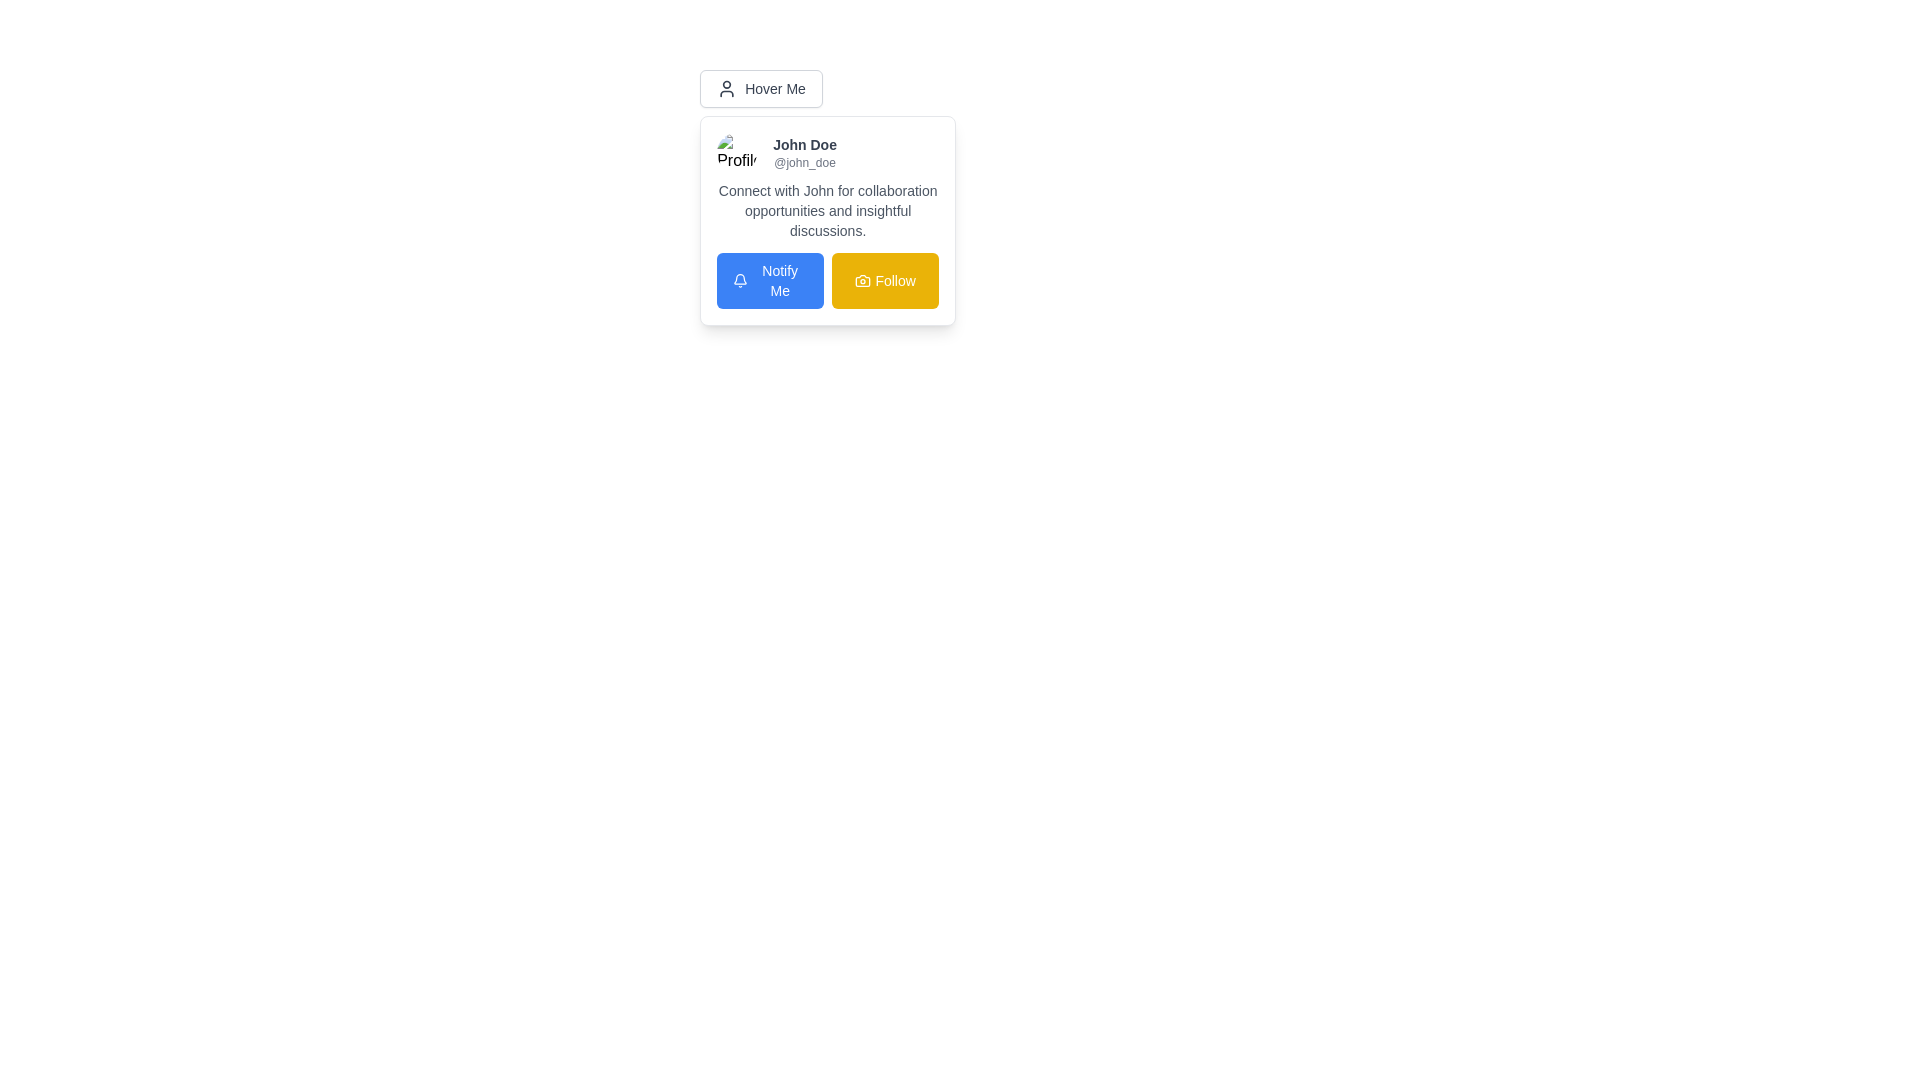 The height and width of the screenshot is (1080, 1920). Describe the element at coordinates (769, 281) in the screenshot. I see `the subscription button located in the lower section of the card, to the left of the yellow 'Follow' button` at that location.